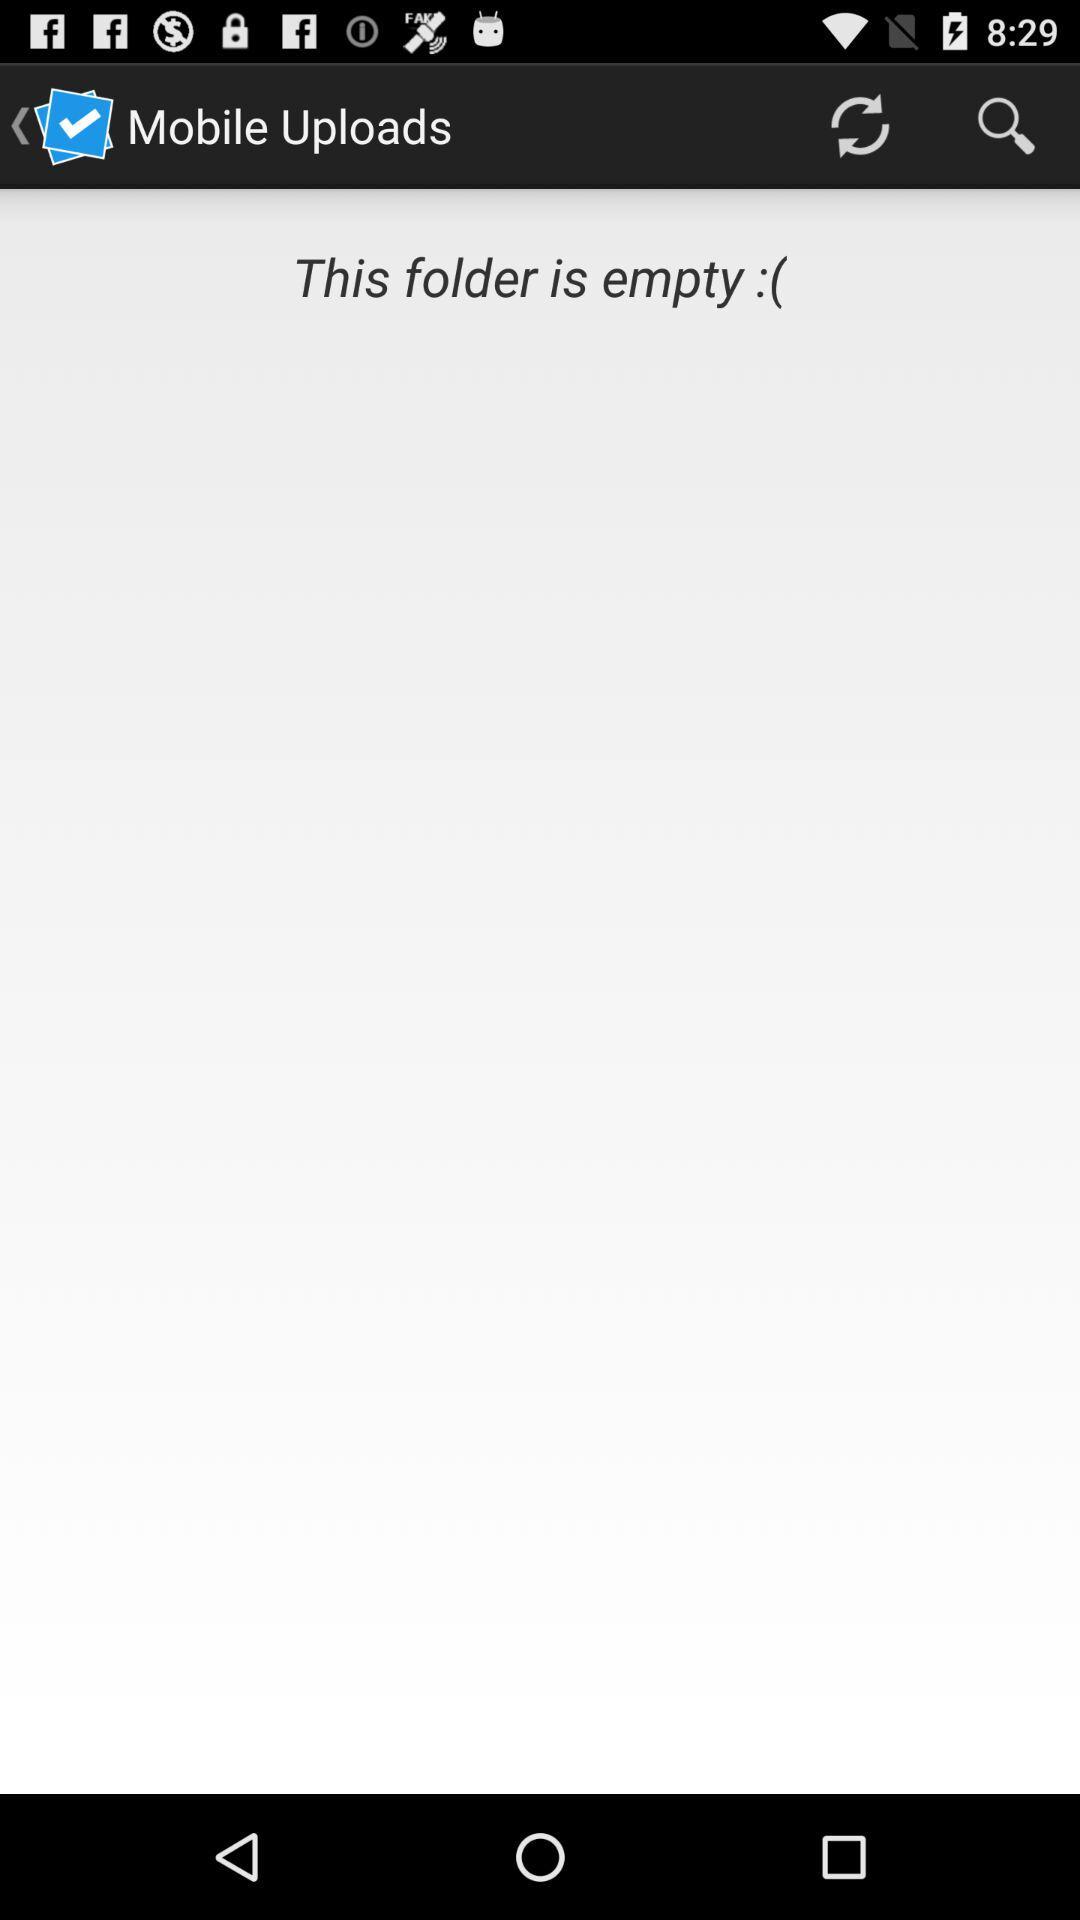 Image resolution: width=1080 pixels, height=1920 pixels. What do you see at coordinates (858, 124) in the screenshot?
I see `the app next to the mobile uploads` at bounding box center [858, 124].